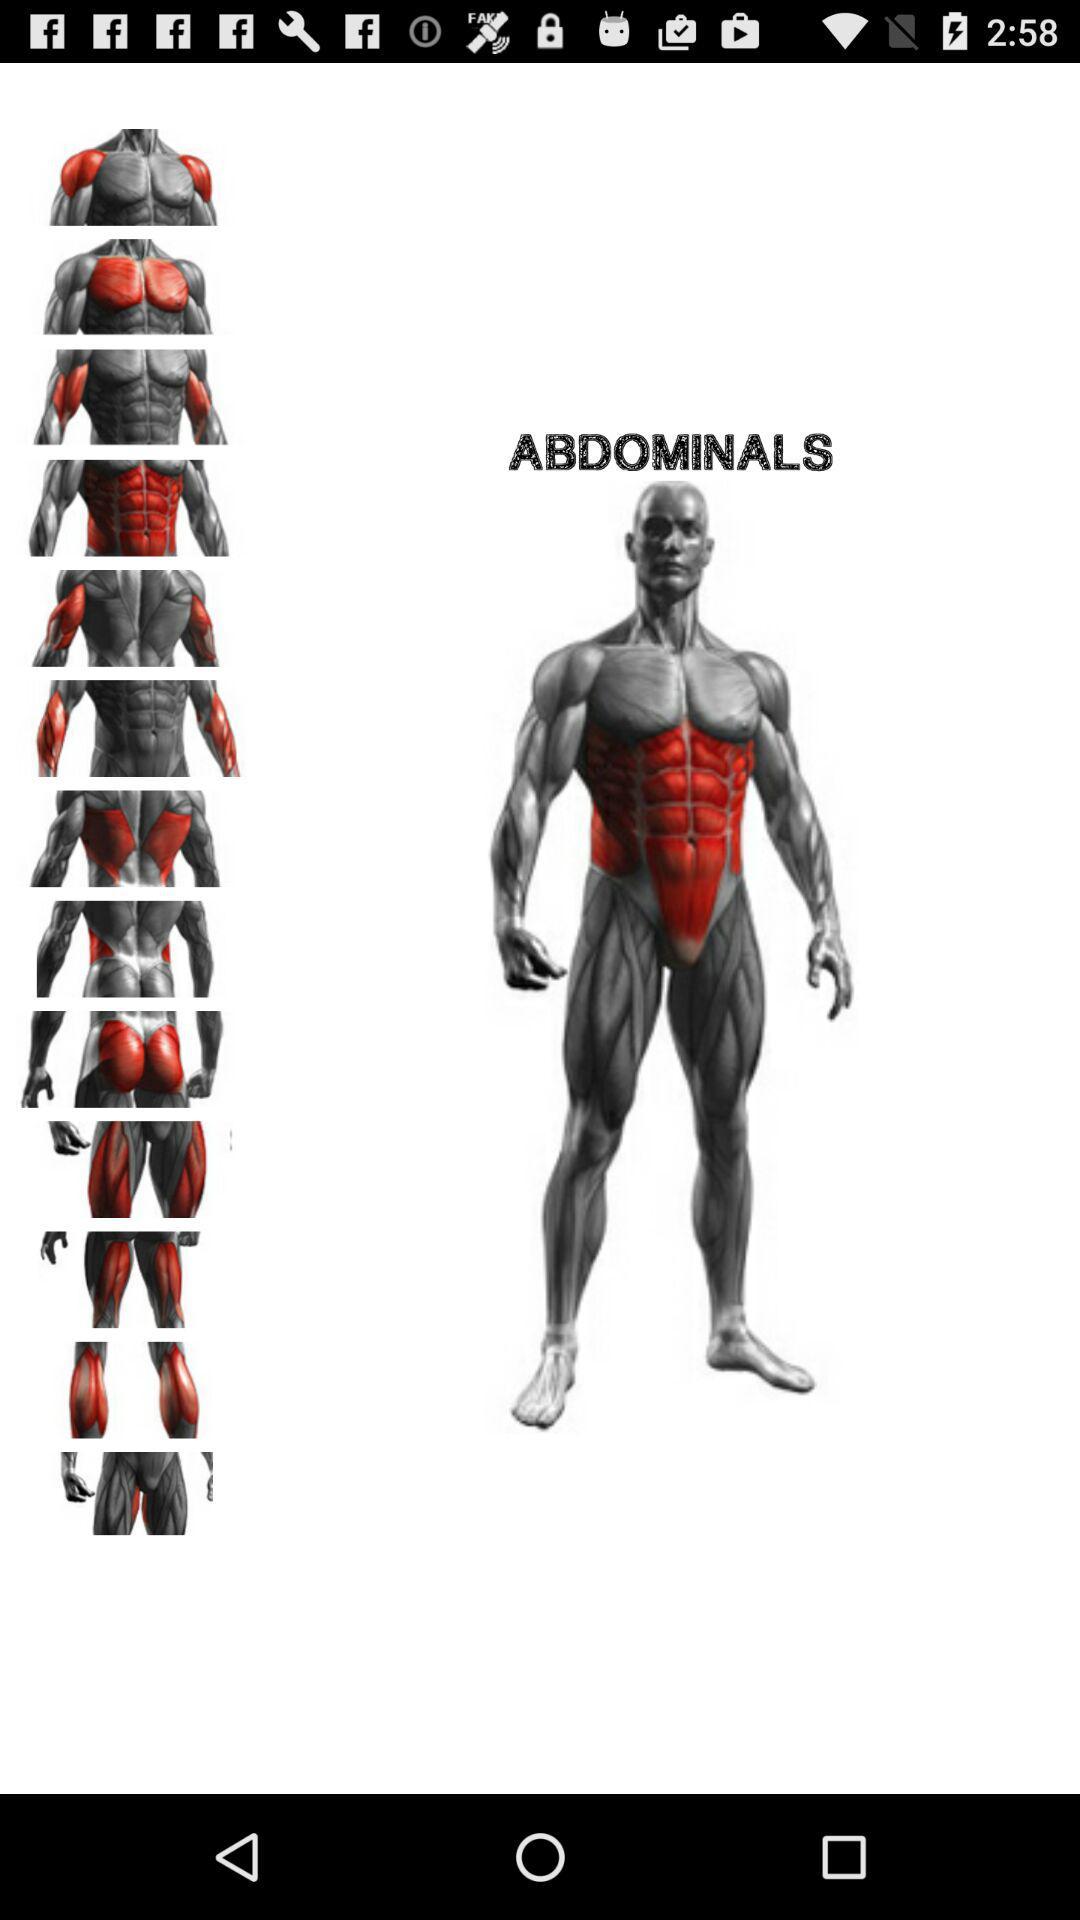 This screenshot has height=1920, width=1080. I want to click on highlight specified muscles, so click(131, 720).